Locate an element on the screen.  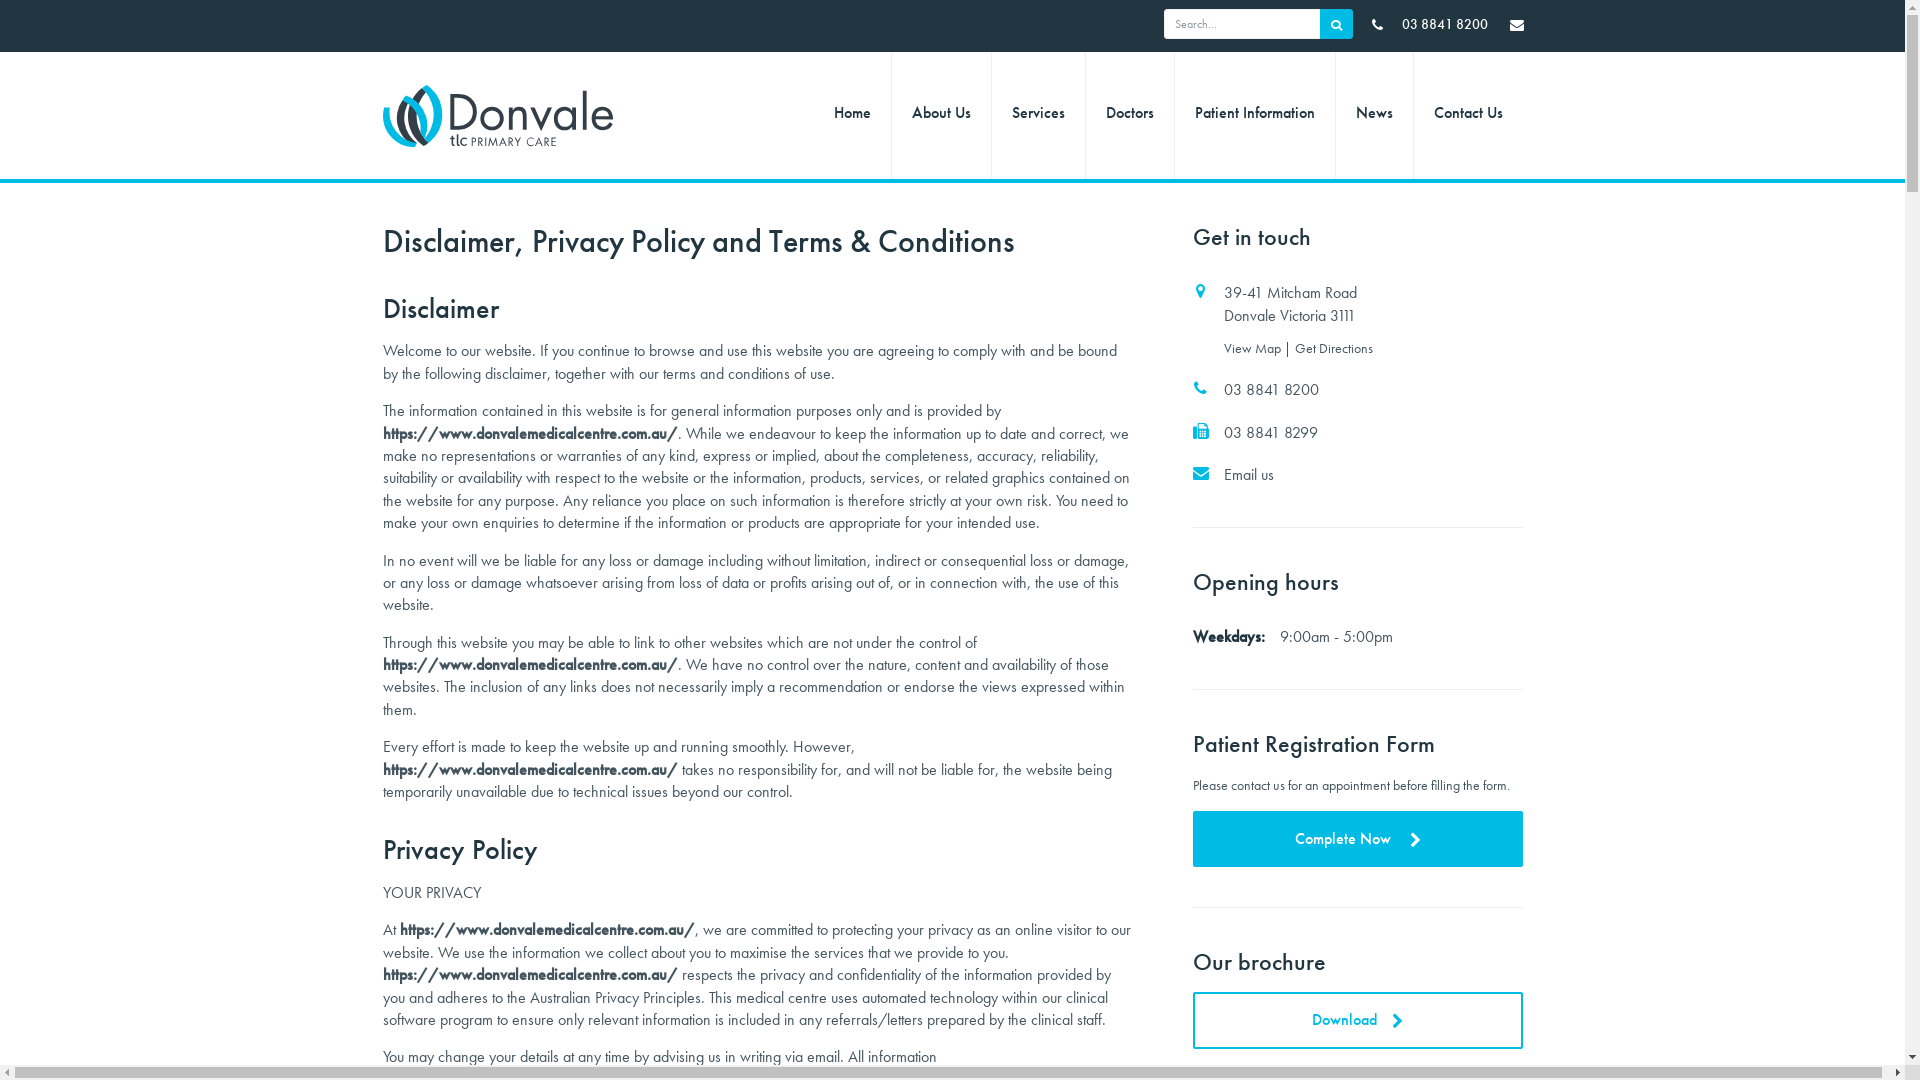
' 03 8841 8200' is located at coordinates (1429, 23).